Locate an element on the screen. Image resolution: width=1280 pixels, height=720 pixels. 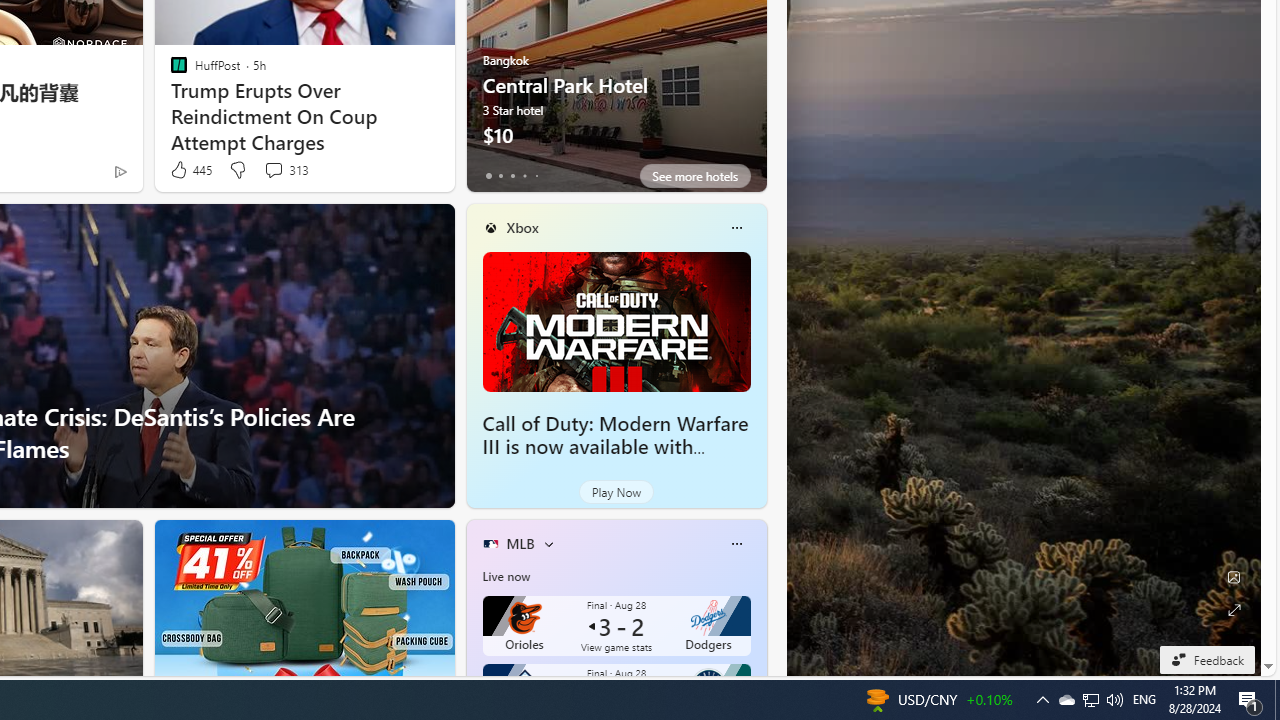
'Xbox' is located at coordinates (522, 226).